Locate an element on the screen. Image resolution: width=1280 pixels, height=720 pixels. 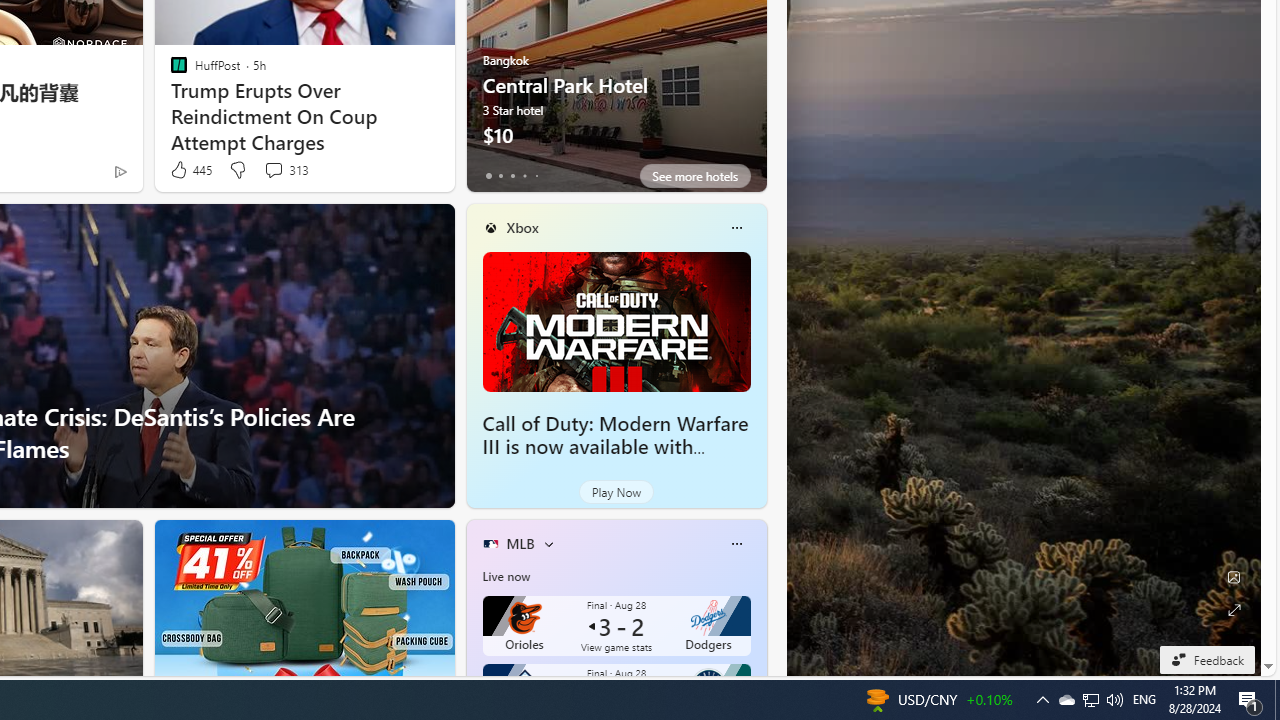
'Xbox' is located at coordinates (522, 226).